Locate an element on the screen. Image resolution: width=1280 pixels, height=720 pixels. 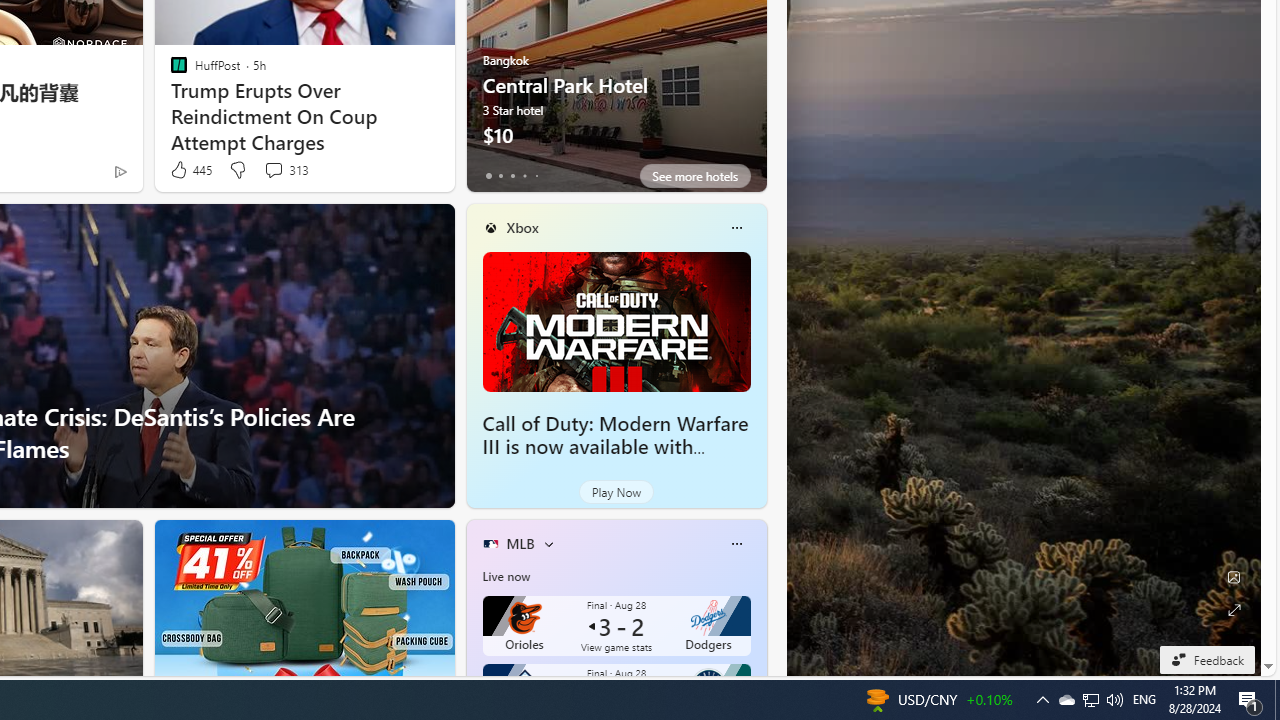
'Xbox' is located at coordinates (522, 226).